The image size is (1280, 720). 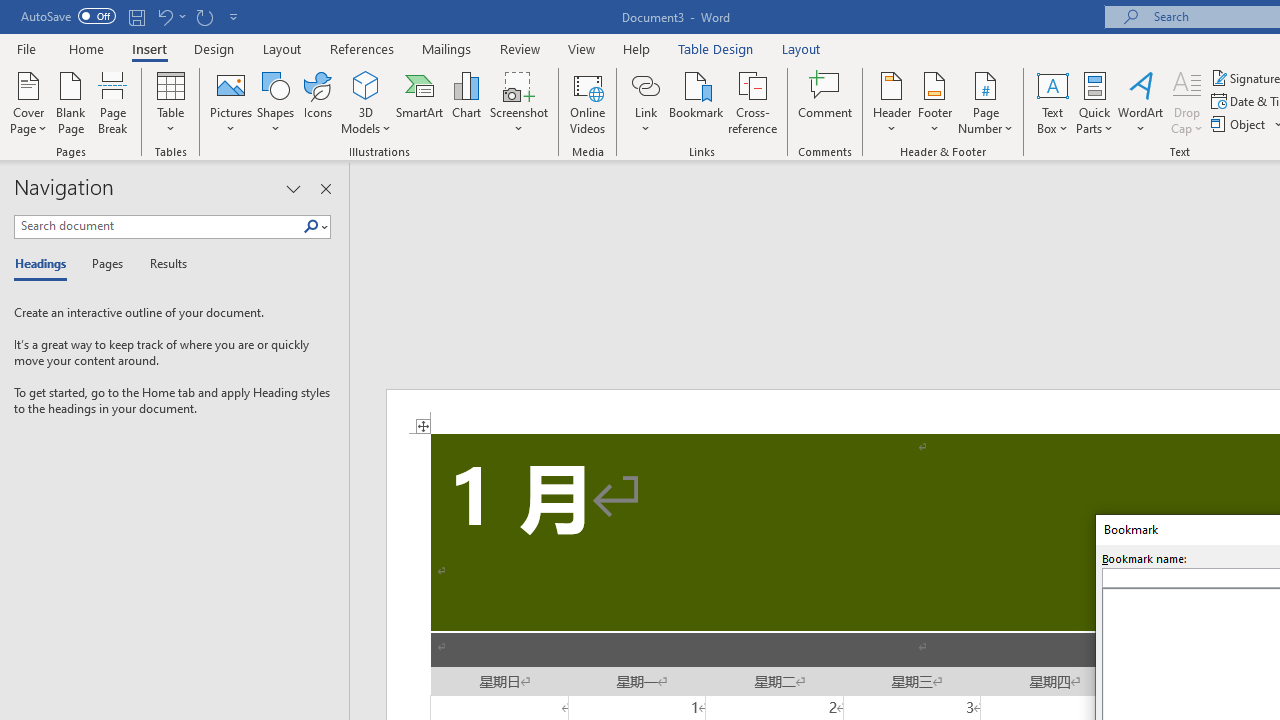 What do you see at coordinates (1239, 124) in the screenshot?
I see `'Object...'` at bounding box center [1239, 124].